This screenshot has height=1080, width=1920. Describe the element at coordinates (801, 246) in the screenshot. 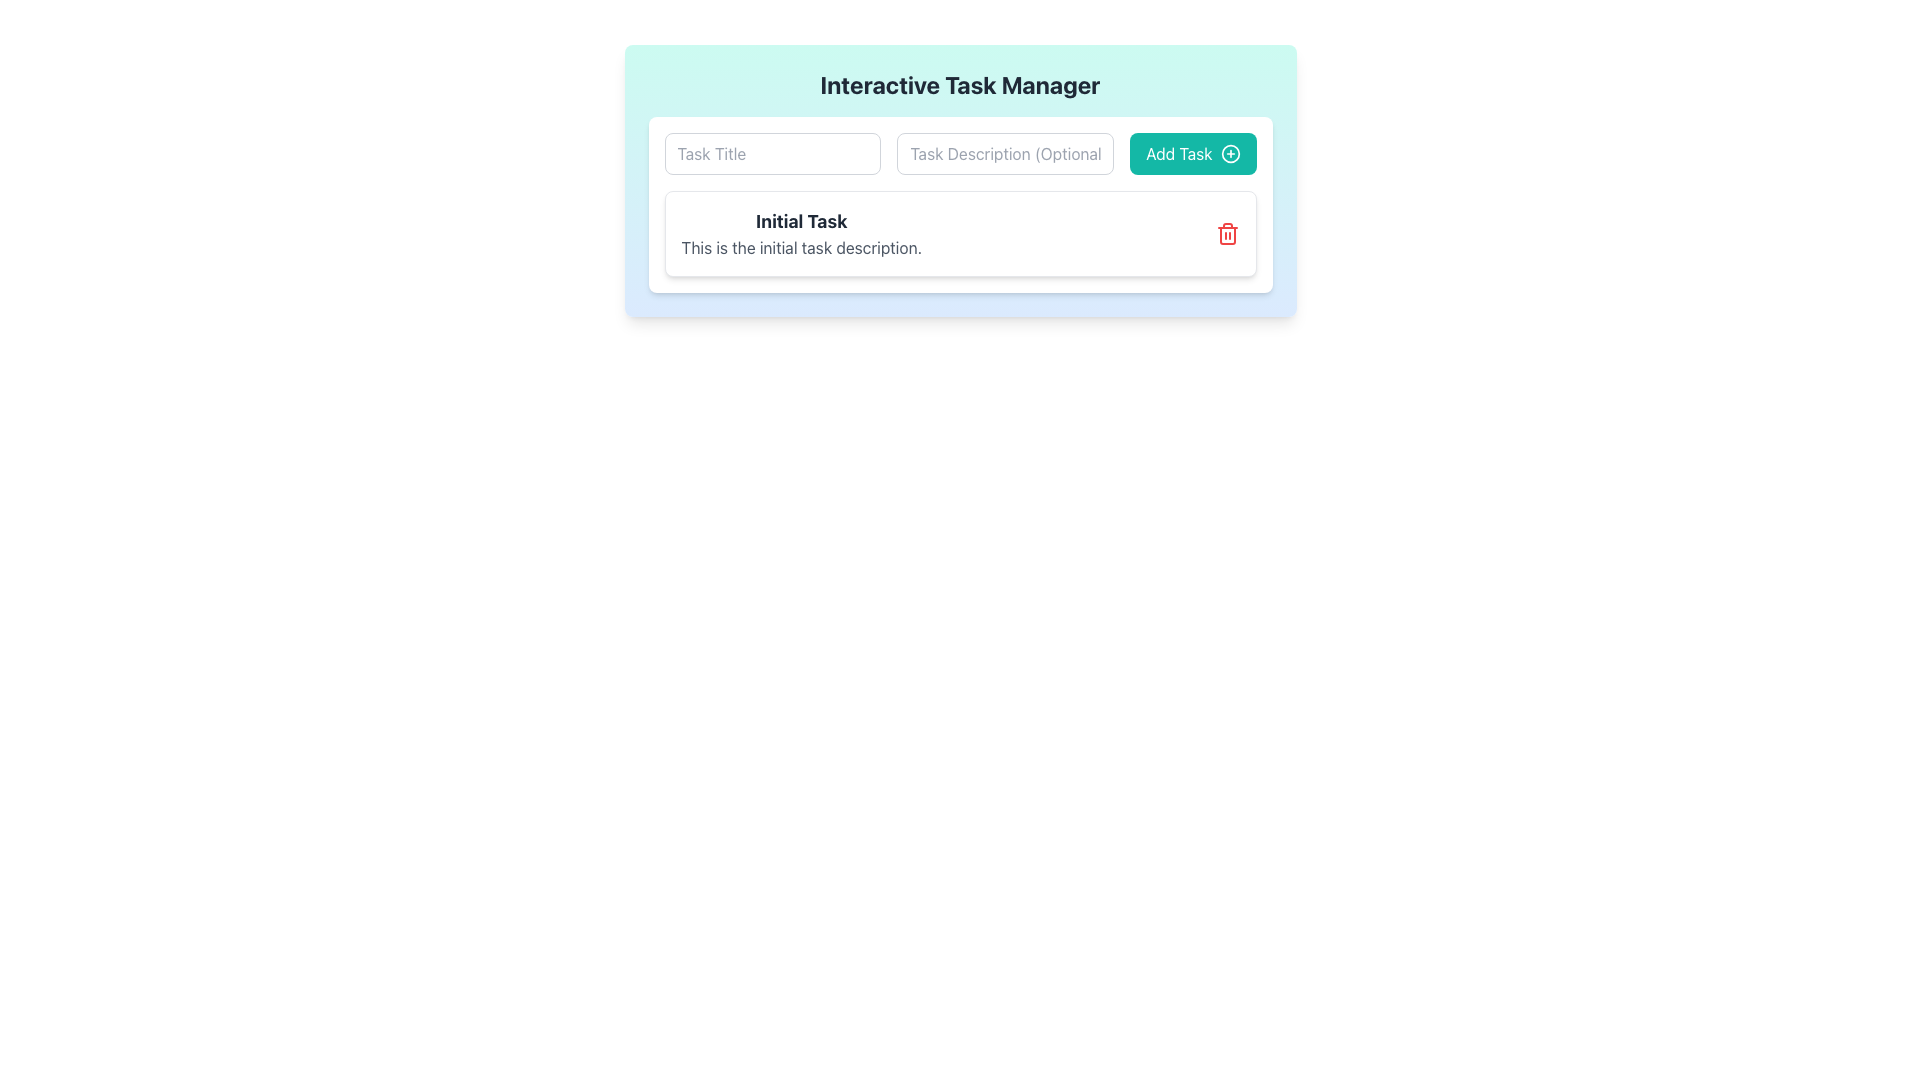

I see `the informational text label located beneath the bolded title 'Initial Task' in the main task card area` at that location.